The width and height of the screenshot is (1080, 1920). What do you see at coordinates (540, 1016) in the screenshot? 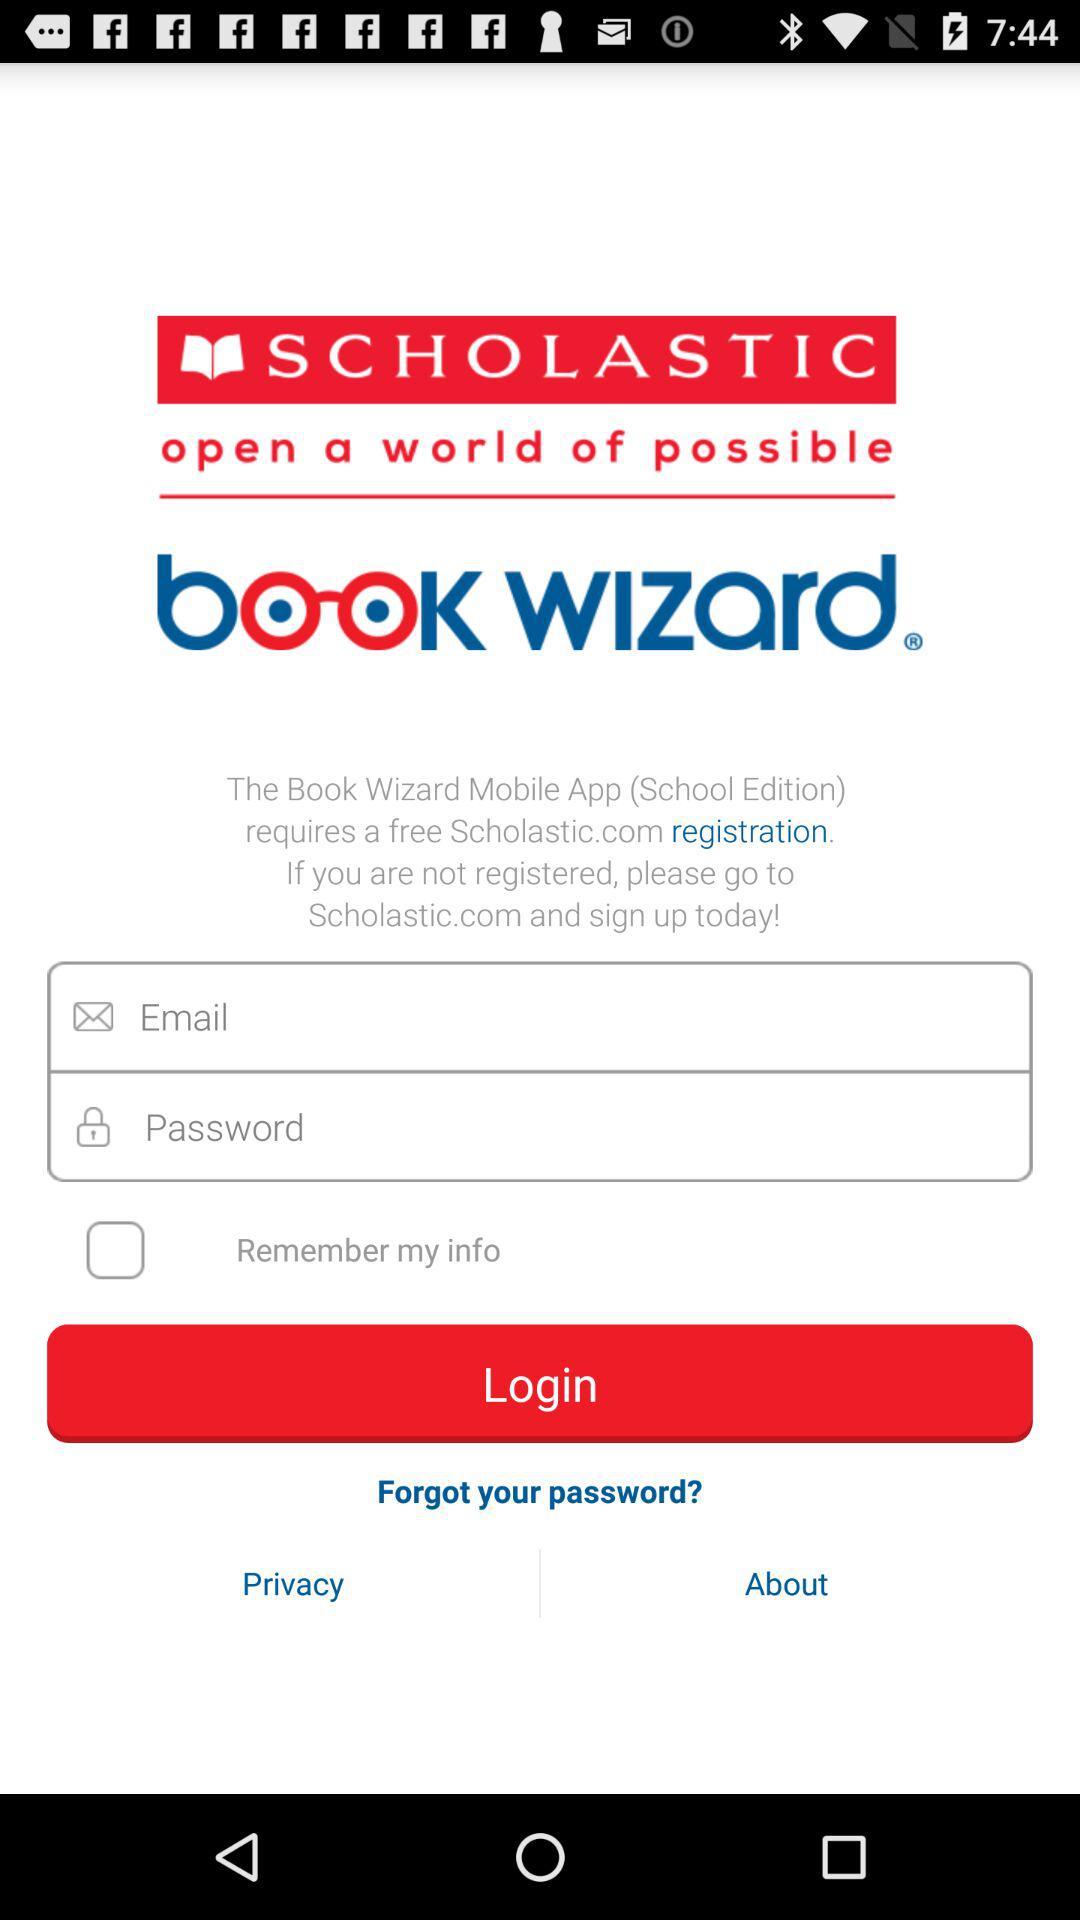
I see `email address` at bounding box center [540, 1016].